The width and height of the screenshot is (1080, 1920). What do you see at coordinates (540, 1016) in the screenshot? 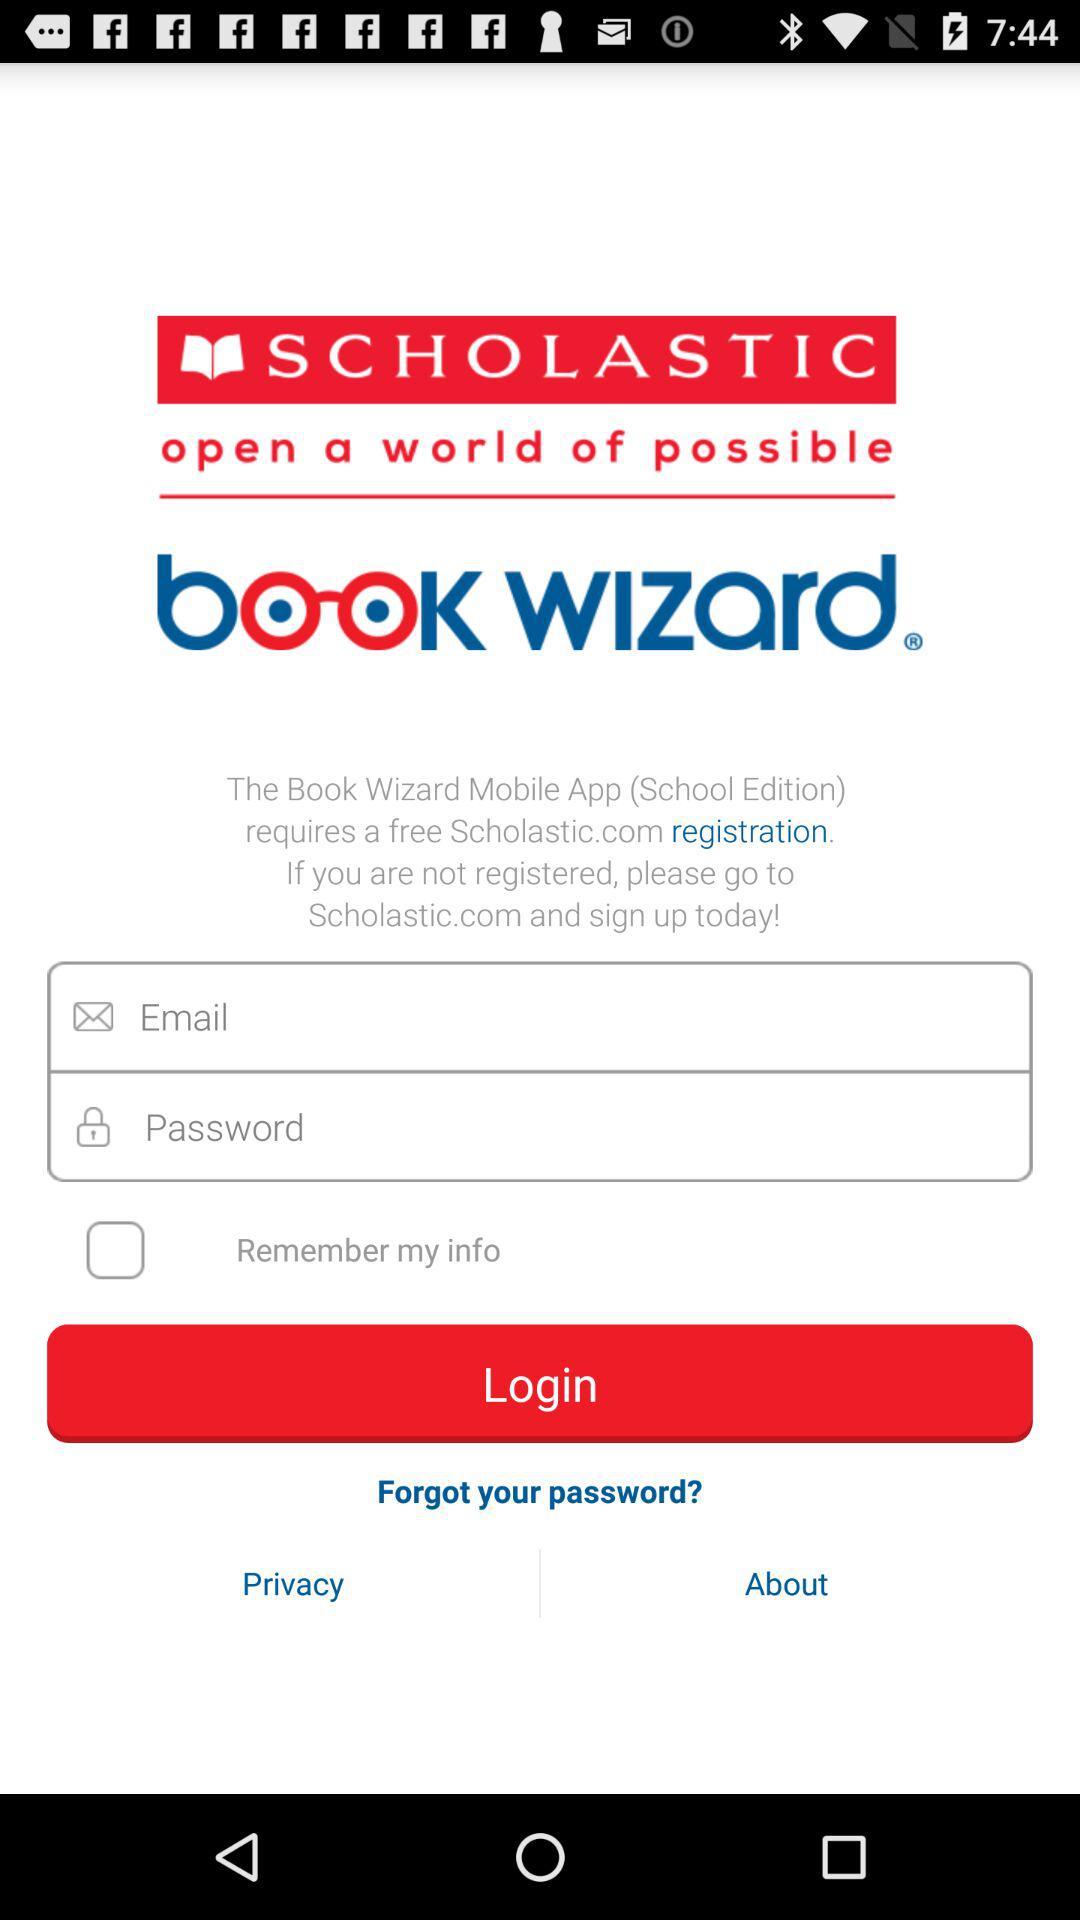
I see `email address` at bounding box center [540, 1016].